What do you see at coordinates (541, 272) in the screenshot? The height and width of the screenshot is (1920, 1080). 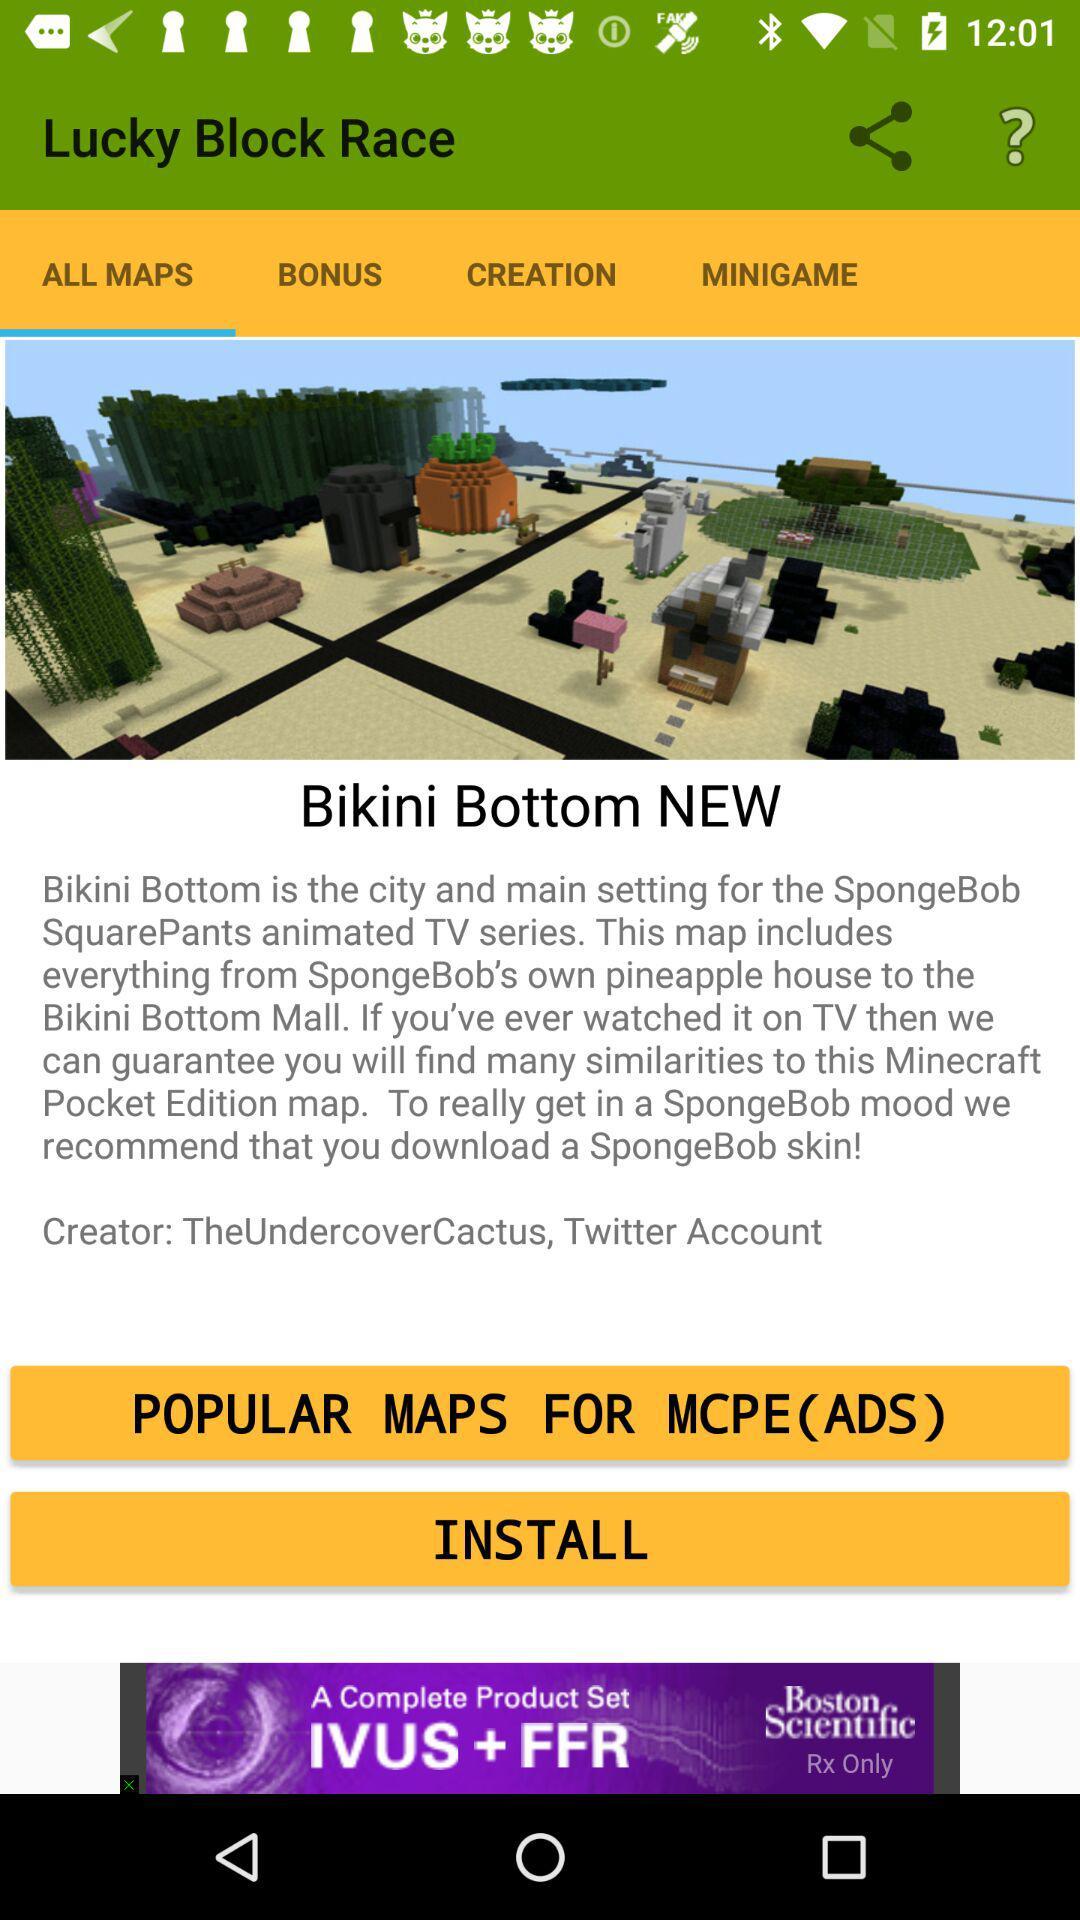 I see `the icon below the lucky block race icon` at bounding box center [541, 272].